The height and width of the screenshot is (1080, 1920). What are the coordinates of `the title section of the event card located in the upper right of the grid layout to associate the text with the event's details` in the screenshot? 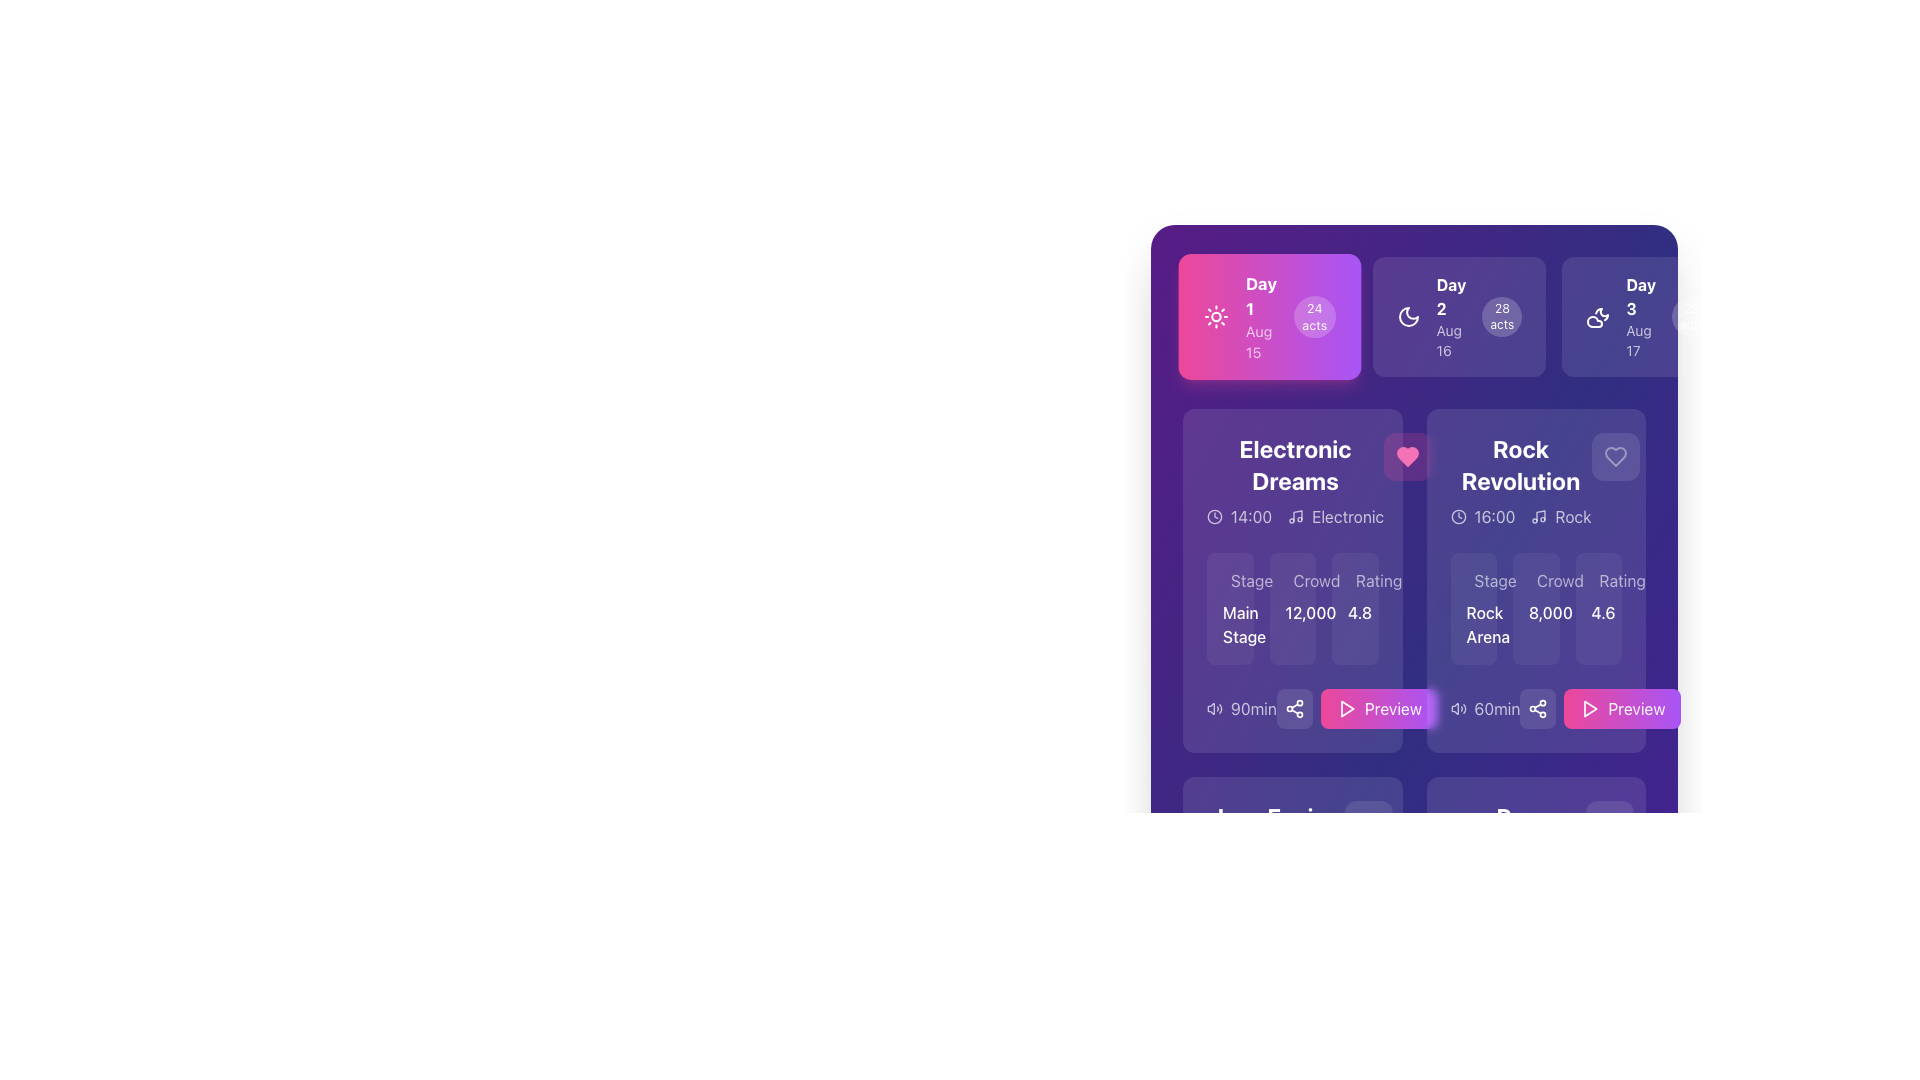 It's located at (1535, 481).